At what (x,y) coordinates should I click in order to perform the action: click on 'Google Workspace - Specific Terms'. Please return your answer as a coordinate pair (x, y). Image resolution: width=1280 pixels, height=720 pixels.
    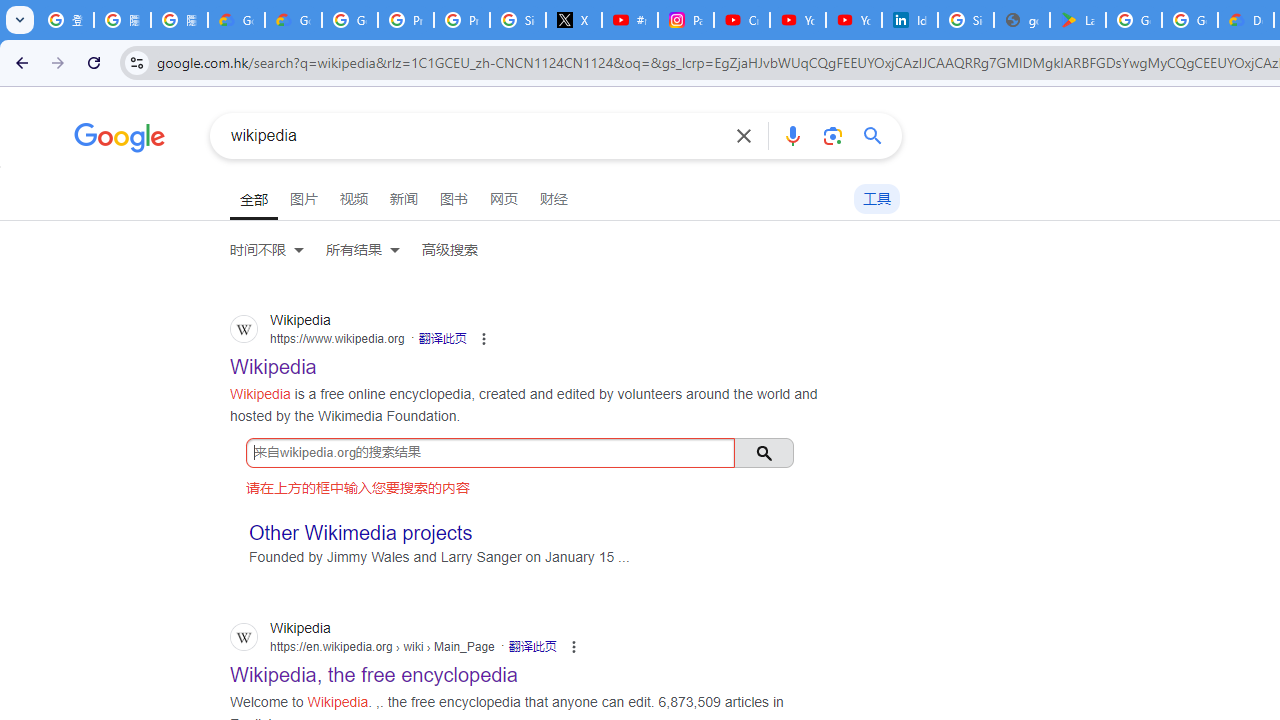
    Looking at the image, I should click on (1190, 20).